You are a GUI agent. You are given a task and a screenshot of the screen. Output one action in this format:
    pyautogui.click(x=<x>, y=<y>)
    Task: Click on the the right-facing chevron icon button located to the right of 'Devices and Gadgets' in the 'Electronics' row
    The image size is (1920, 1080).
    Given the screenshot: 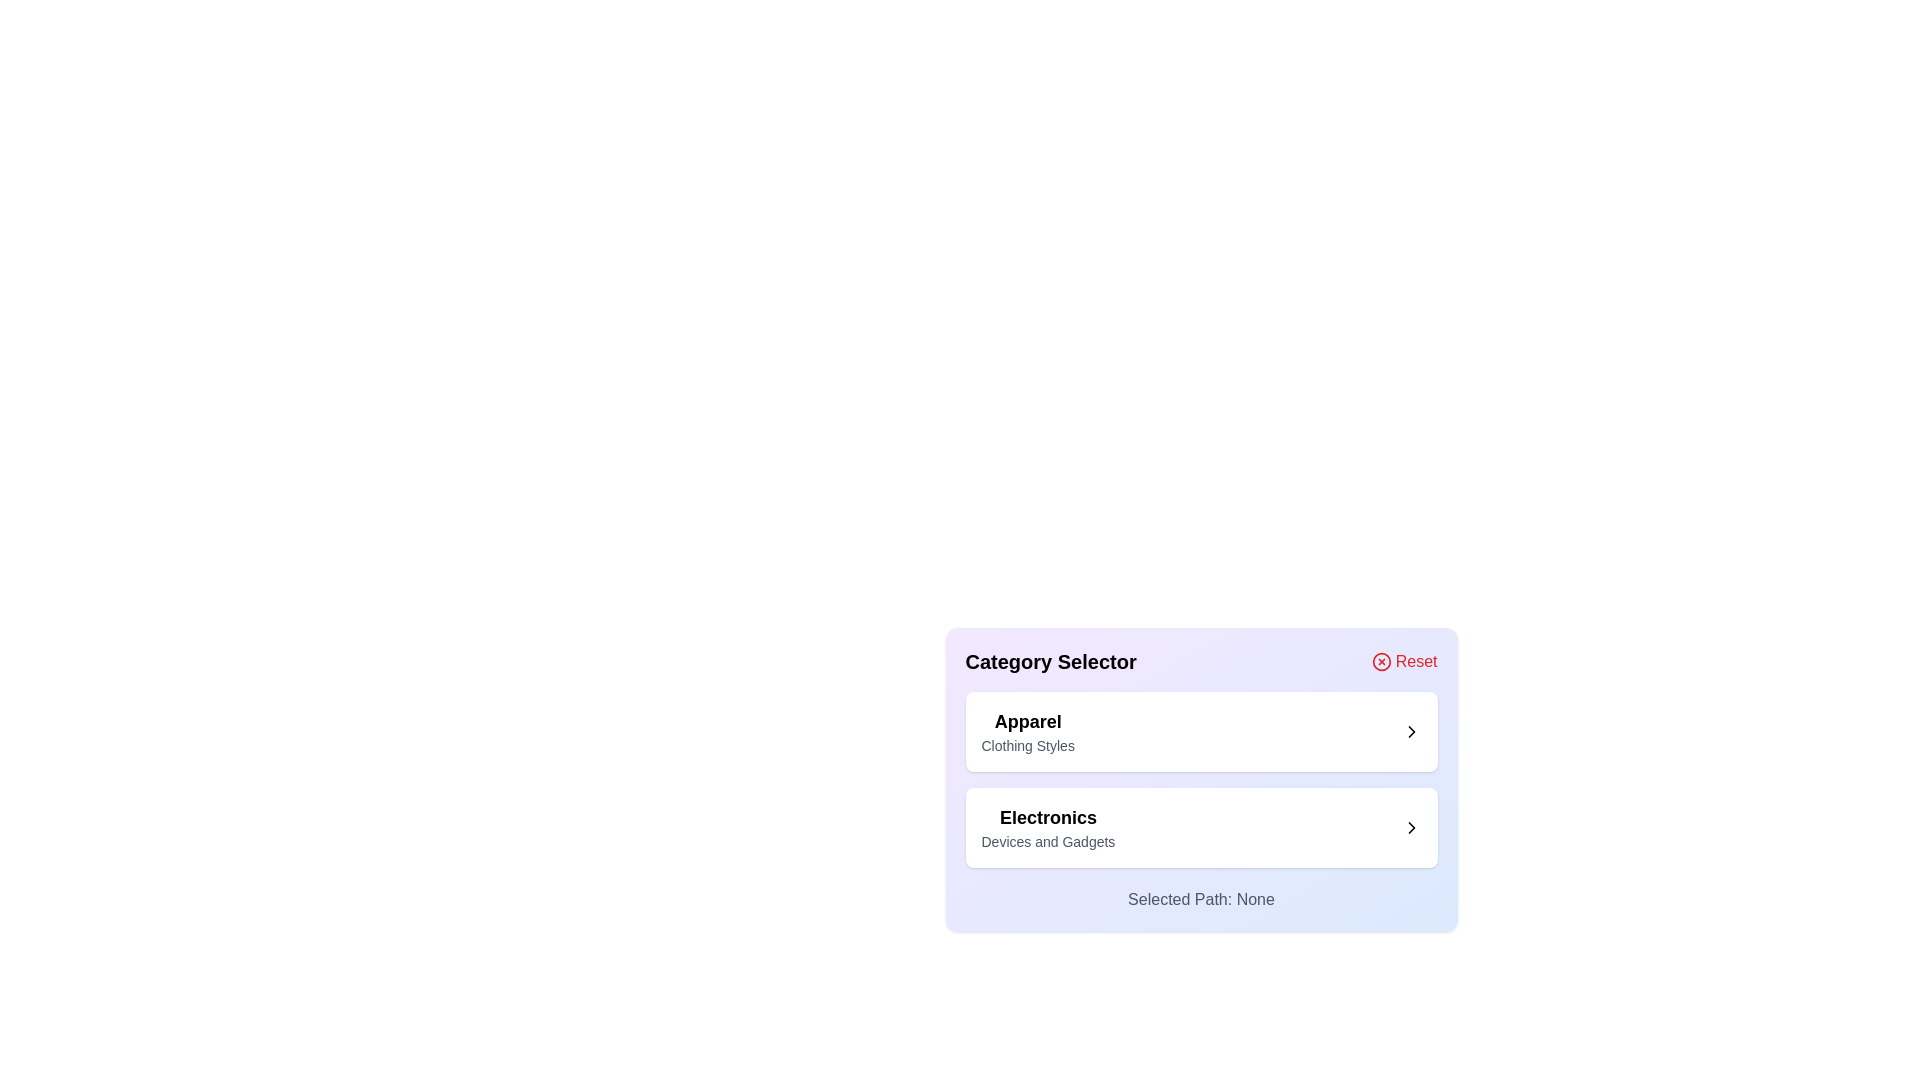 What is the action you would take?
    pyautogui.click(x=1410, y=828)
    